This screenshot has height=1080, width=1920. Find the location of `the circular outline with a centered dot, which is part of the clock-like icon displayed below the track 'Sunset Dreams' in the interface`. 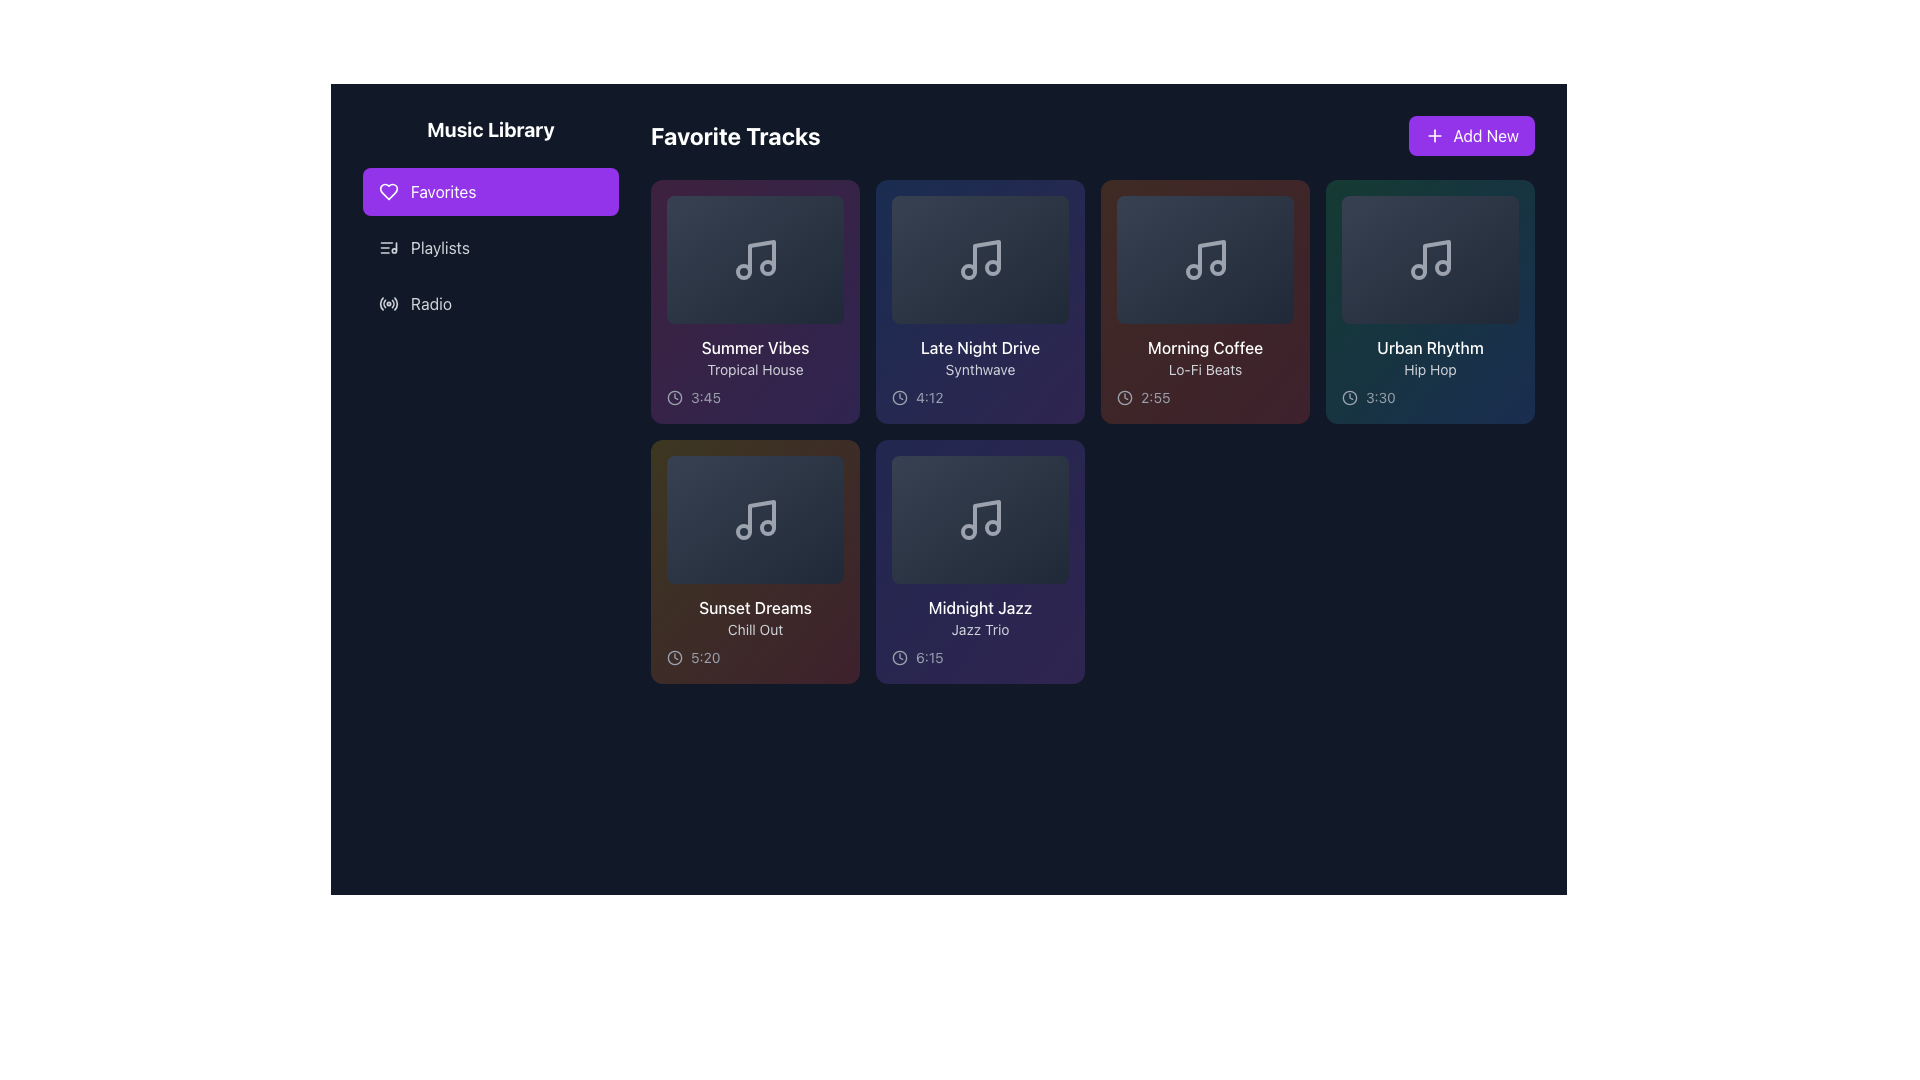

the circular outline with a centered dot, which is part of the clock-like icon displayed below the track 'Sunset Dreams' in the interface is located at coordinates (675, 658).